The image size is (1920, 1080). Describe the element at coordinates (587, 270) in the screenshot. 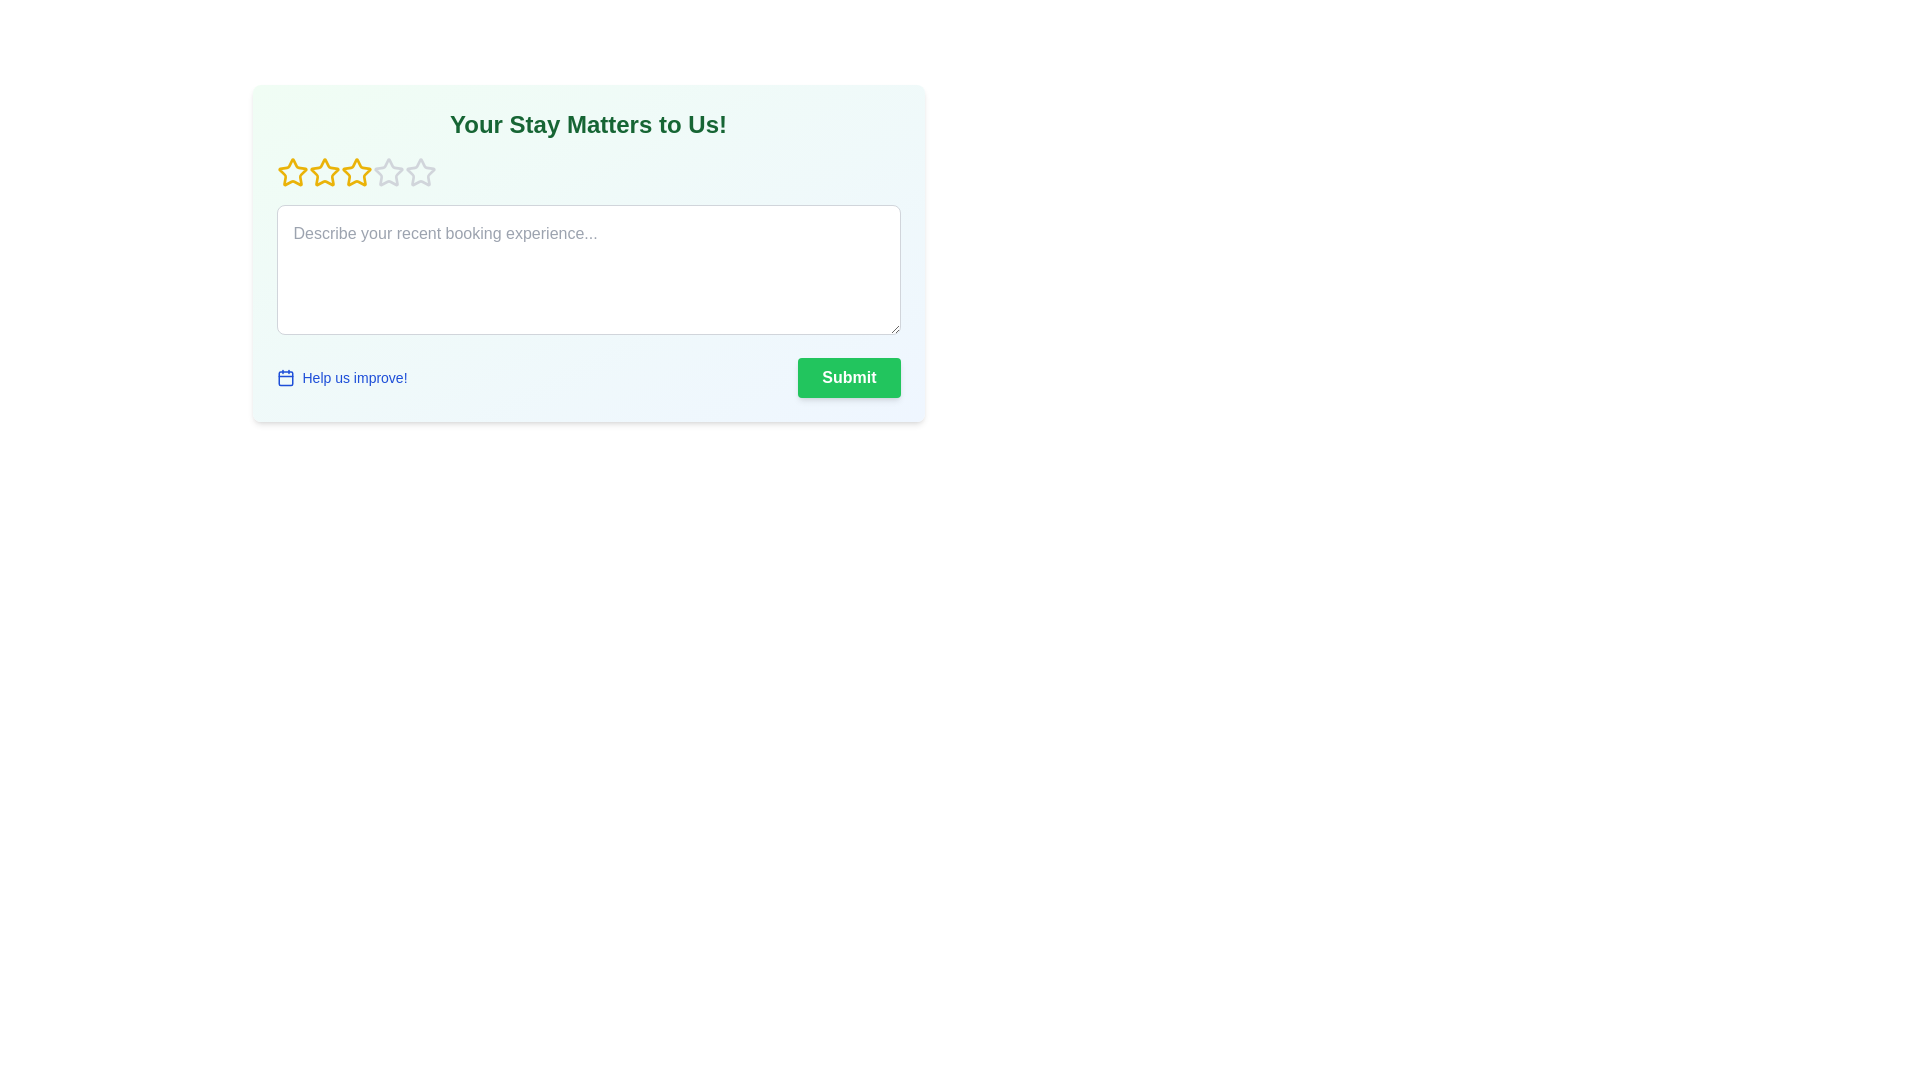

I see `the text area and type the feedback text` at that location.